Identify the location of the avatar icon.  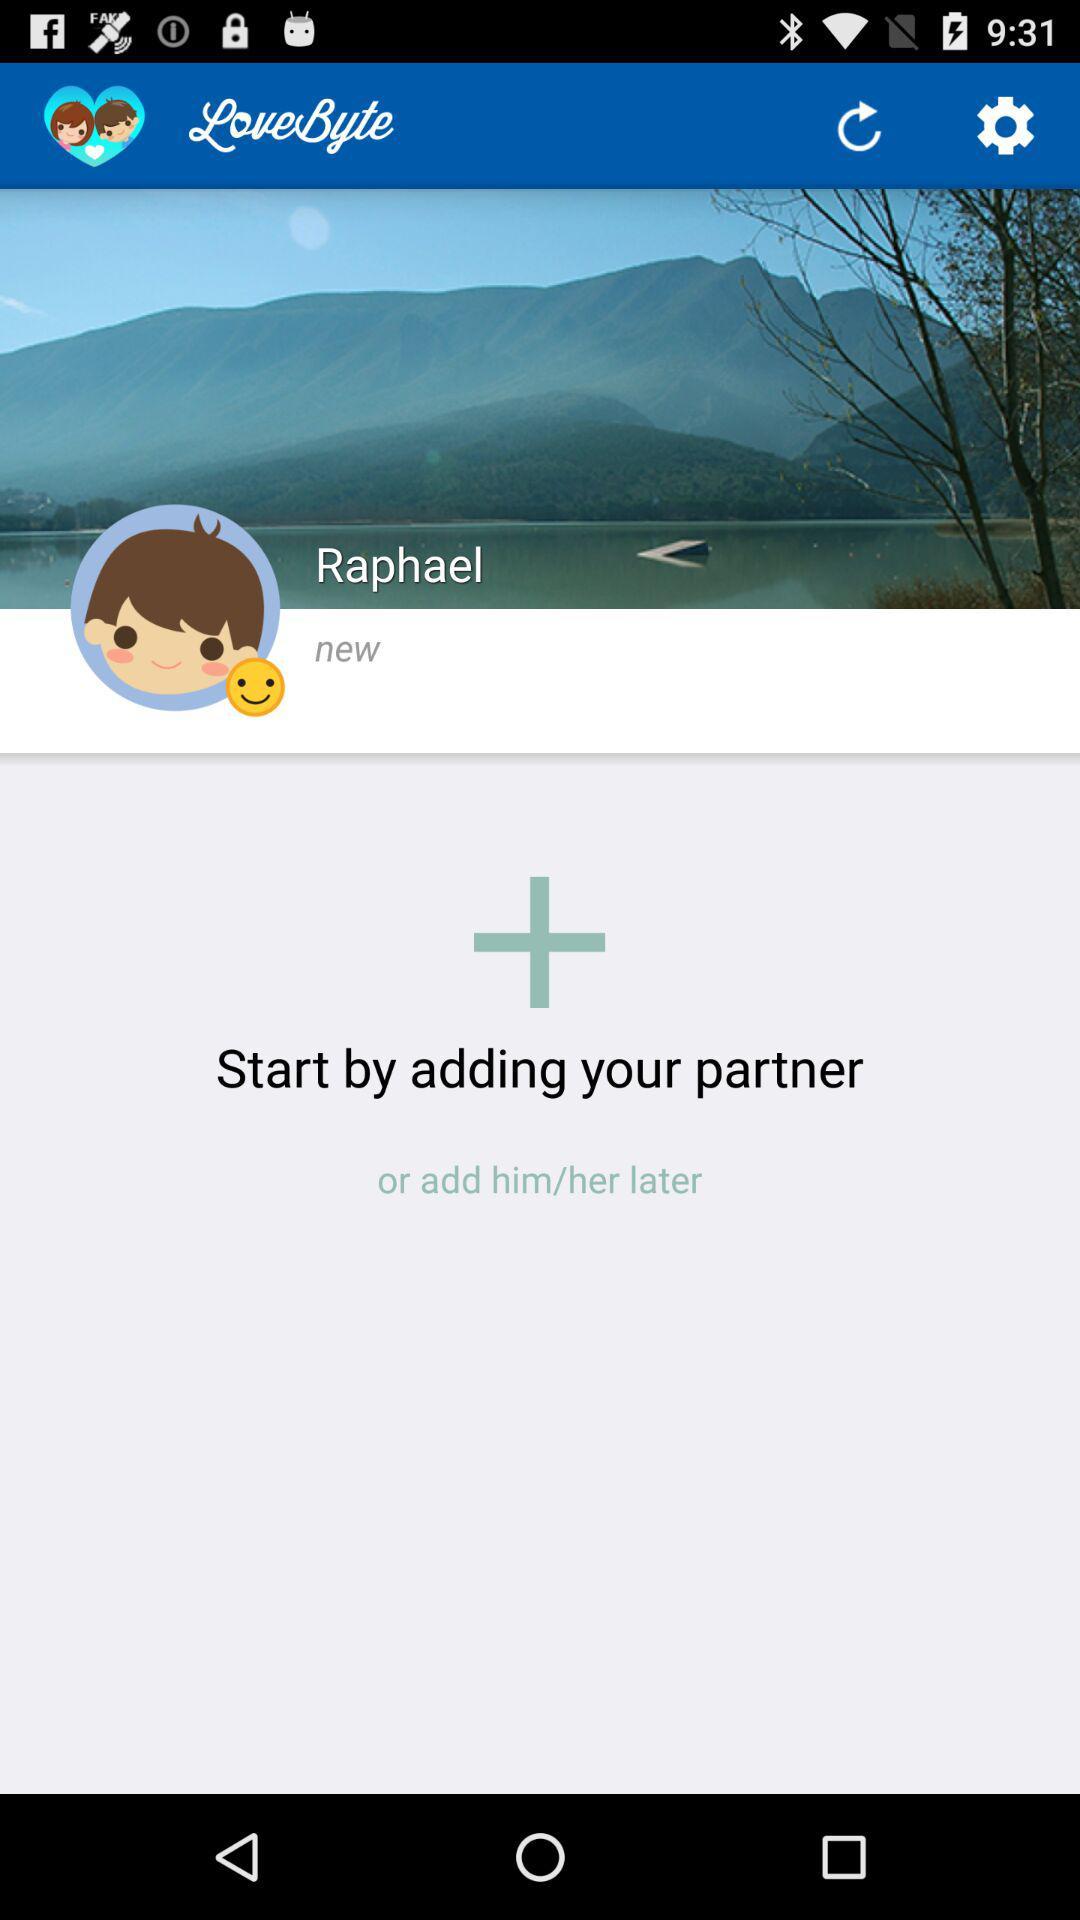
(174, 650).